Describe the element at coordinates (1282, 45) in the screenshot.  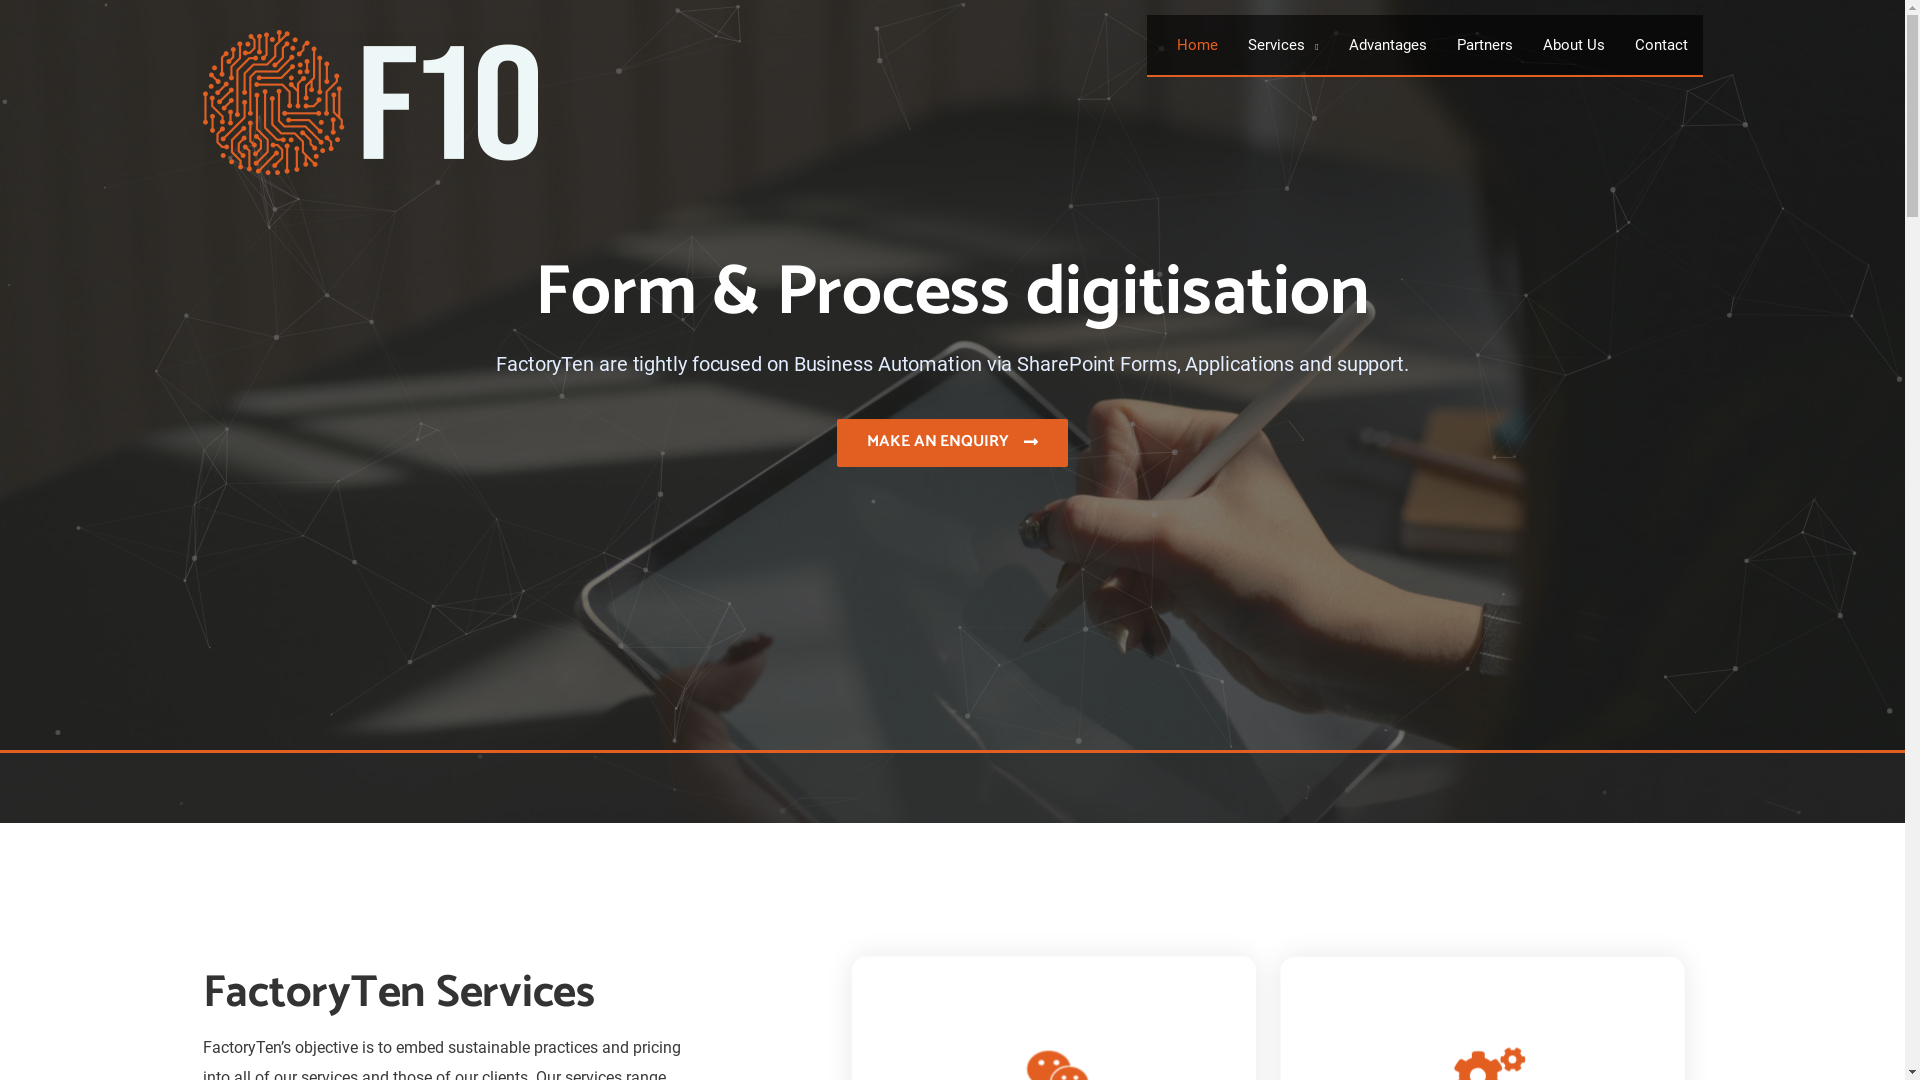
I see `'Services'` at that location.